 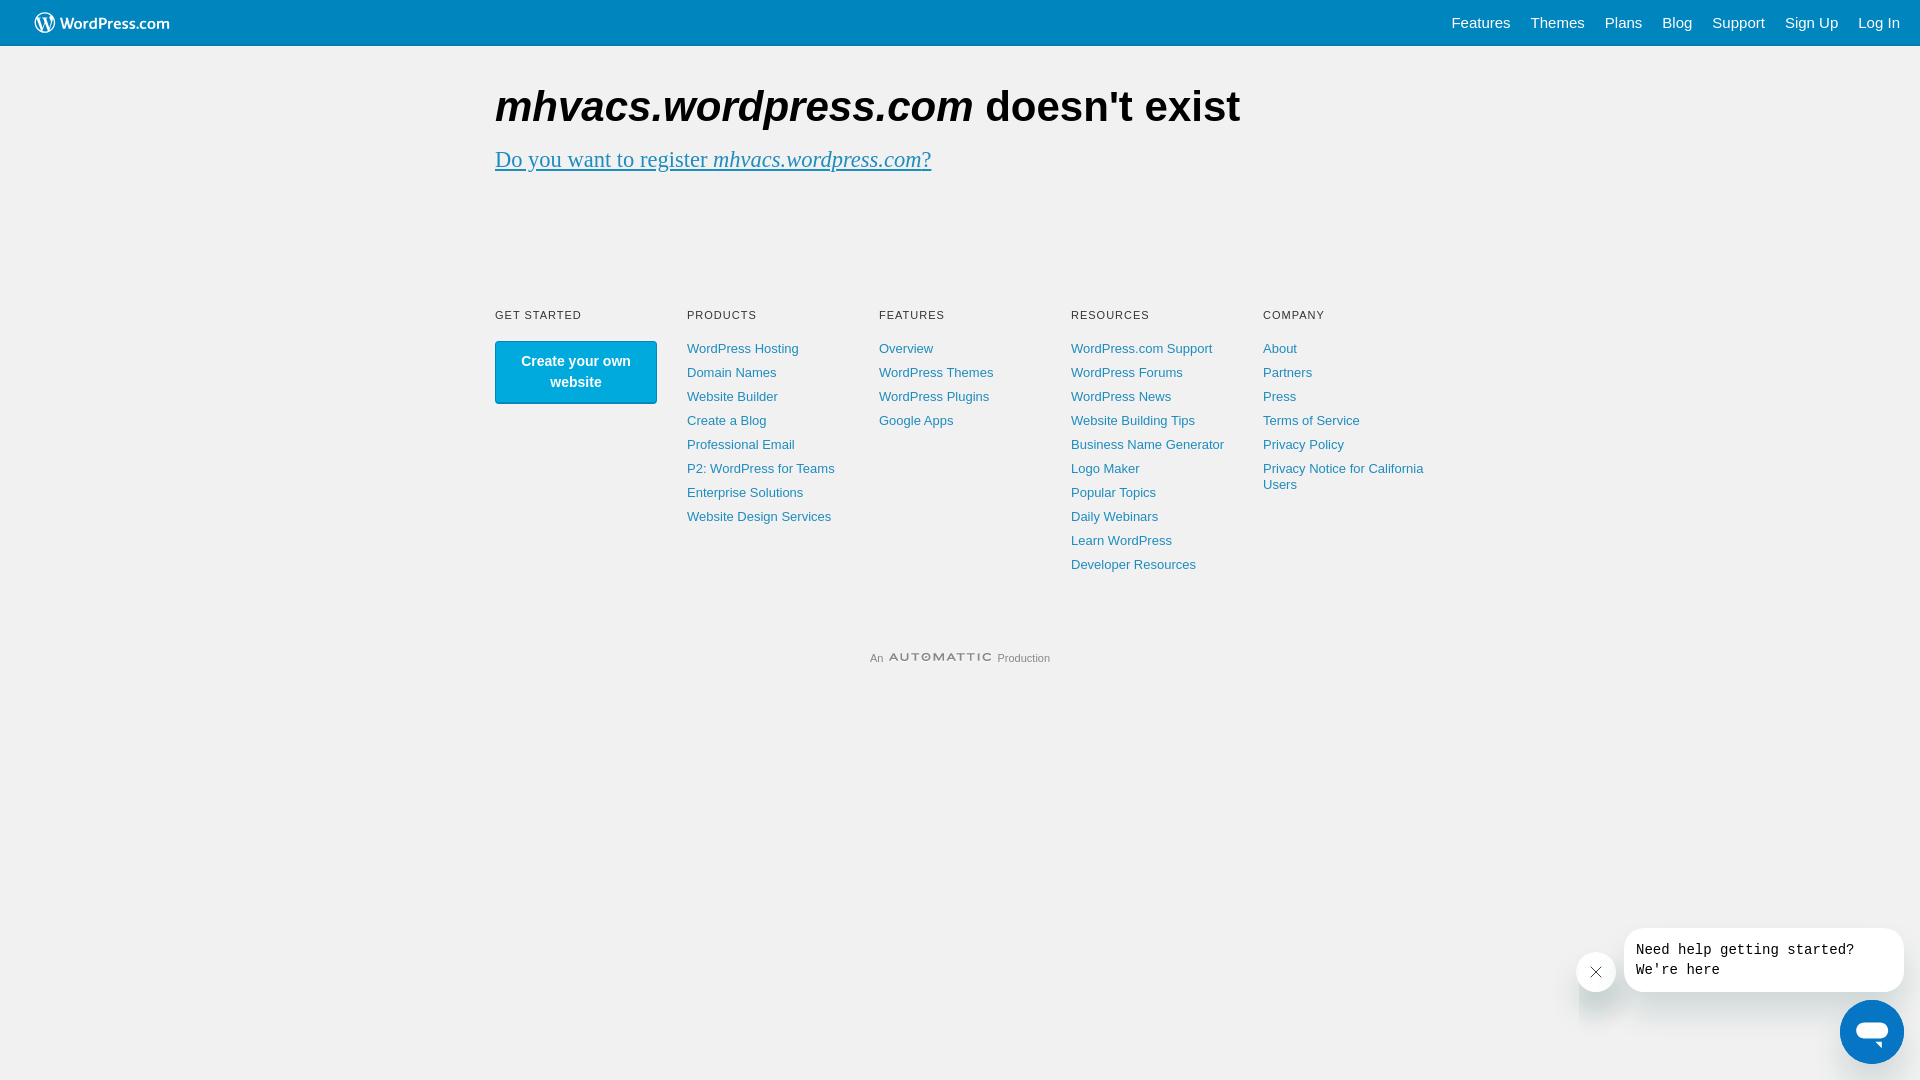 I want to click on 'Daily Webinars', so click(x=1113, y=515).